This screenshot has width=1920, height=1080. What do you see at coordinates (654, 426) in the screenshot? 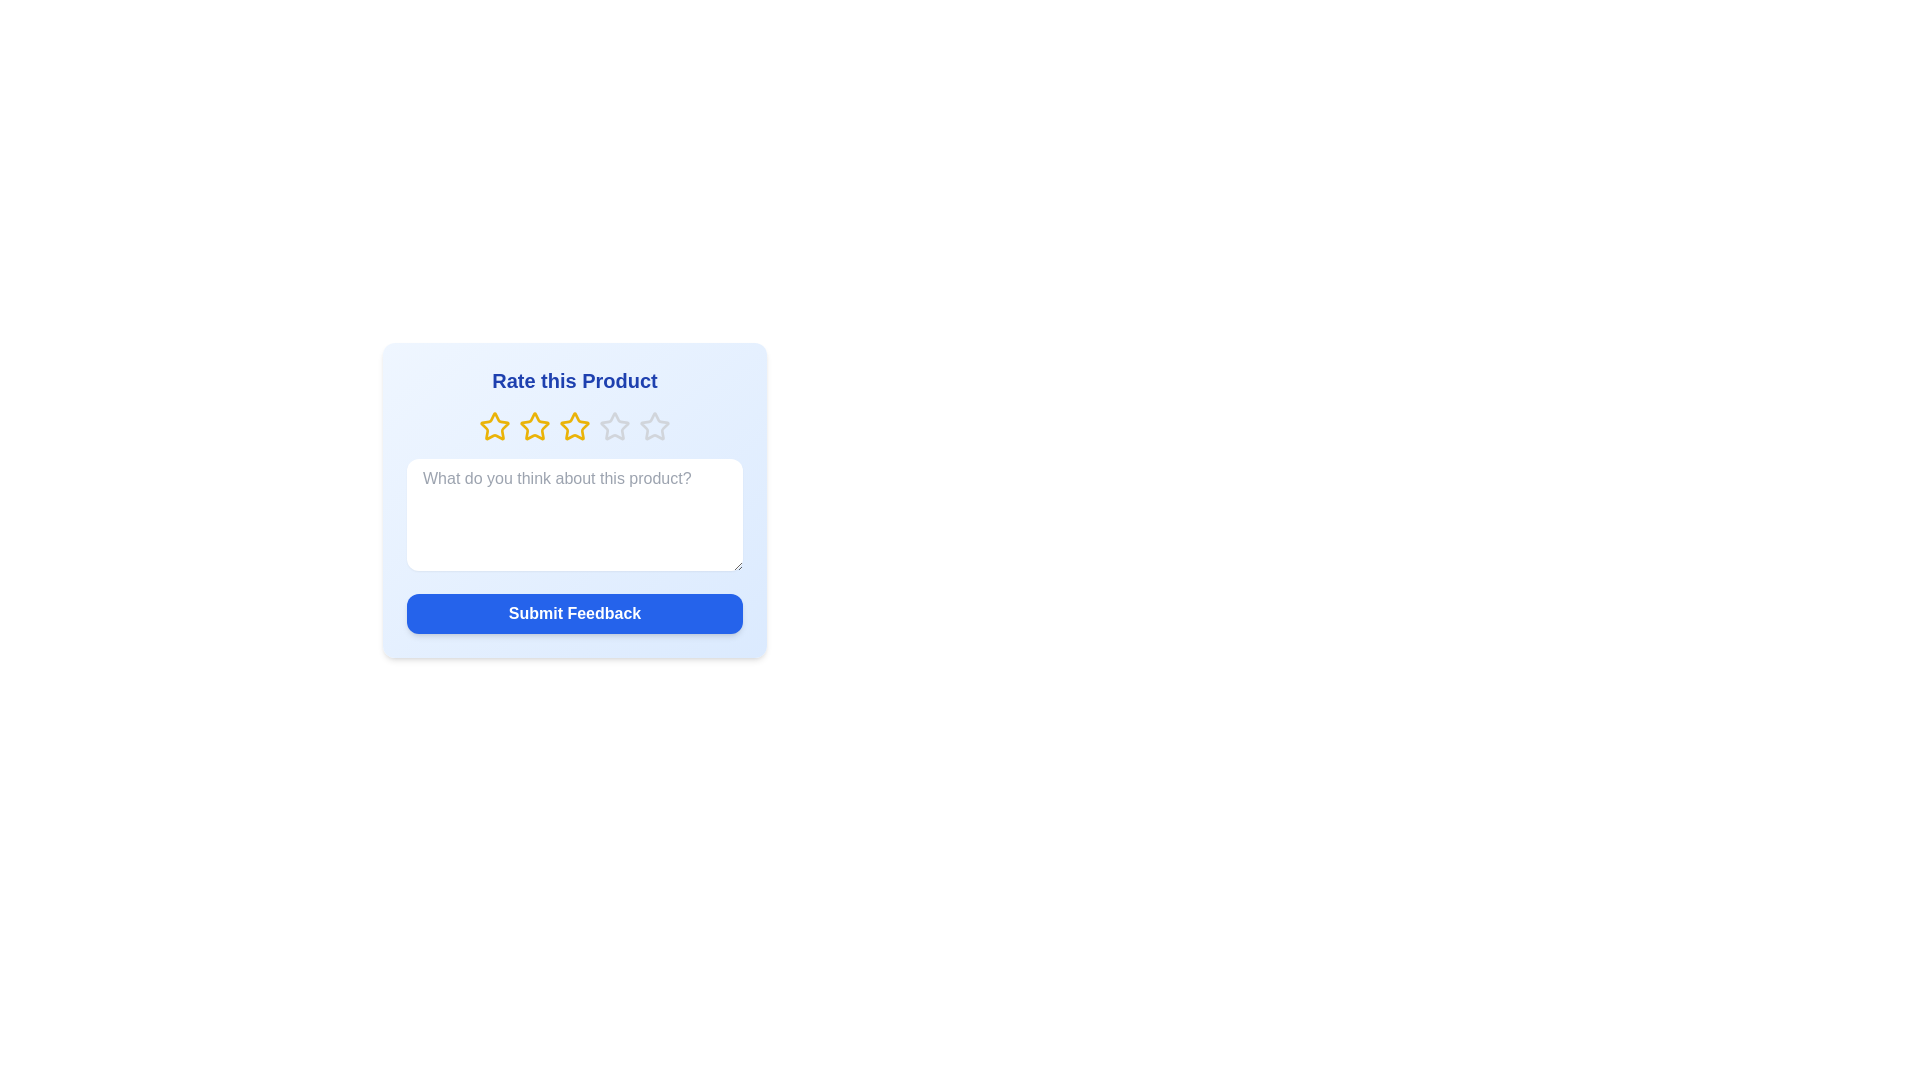
I see `the fifth star icon in the rating section under 'Rate this Product'` at bounding box center [654, 426].